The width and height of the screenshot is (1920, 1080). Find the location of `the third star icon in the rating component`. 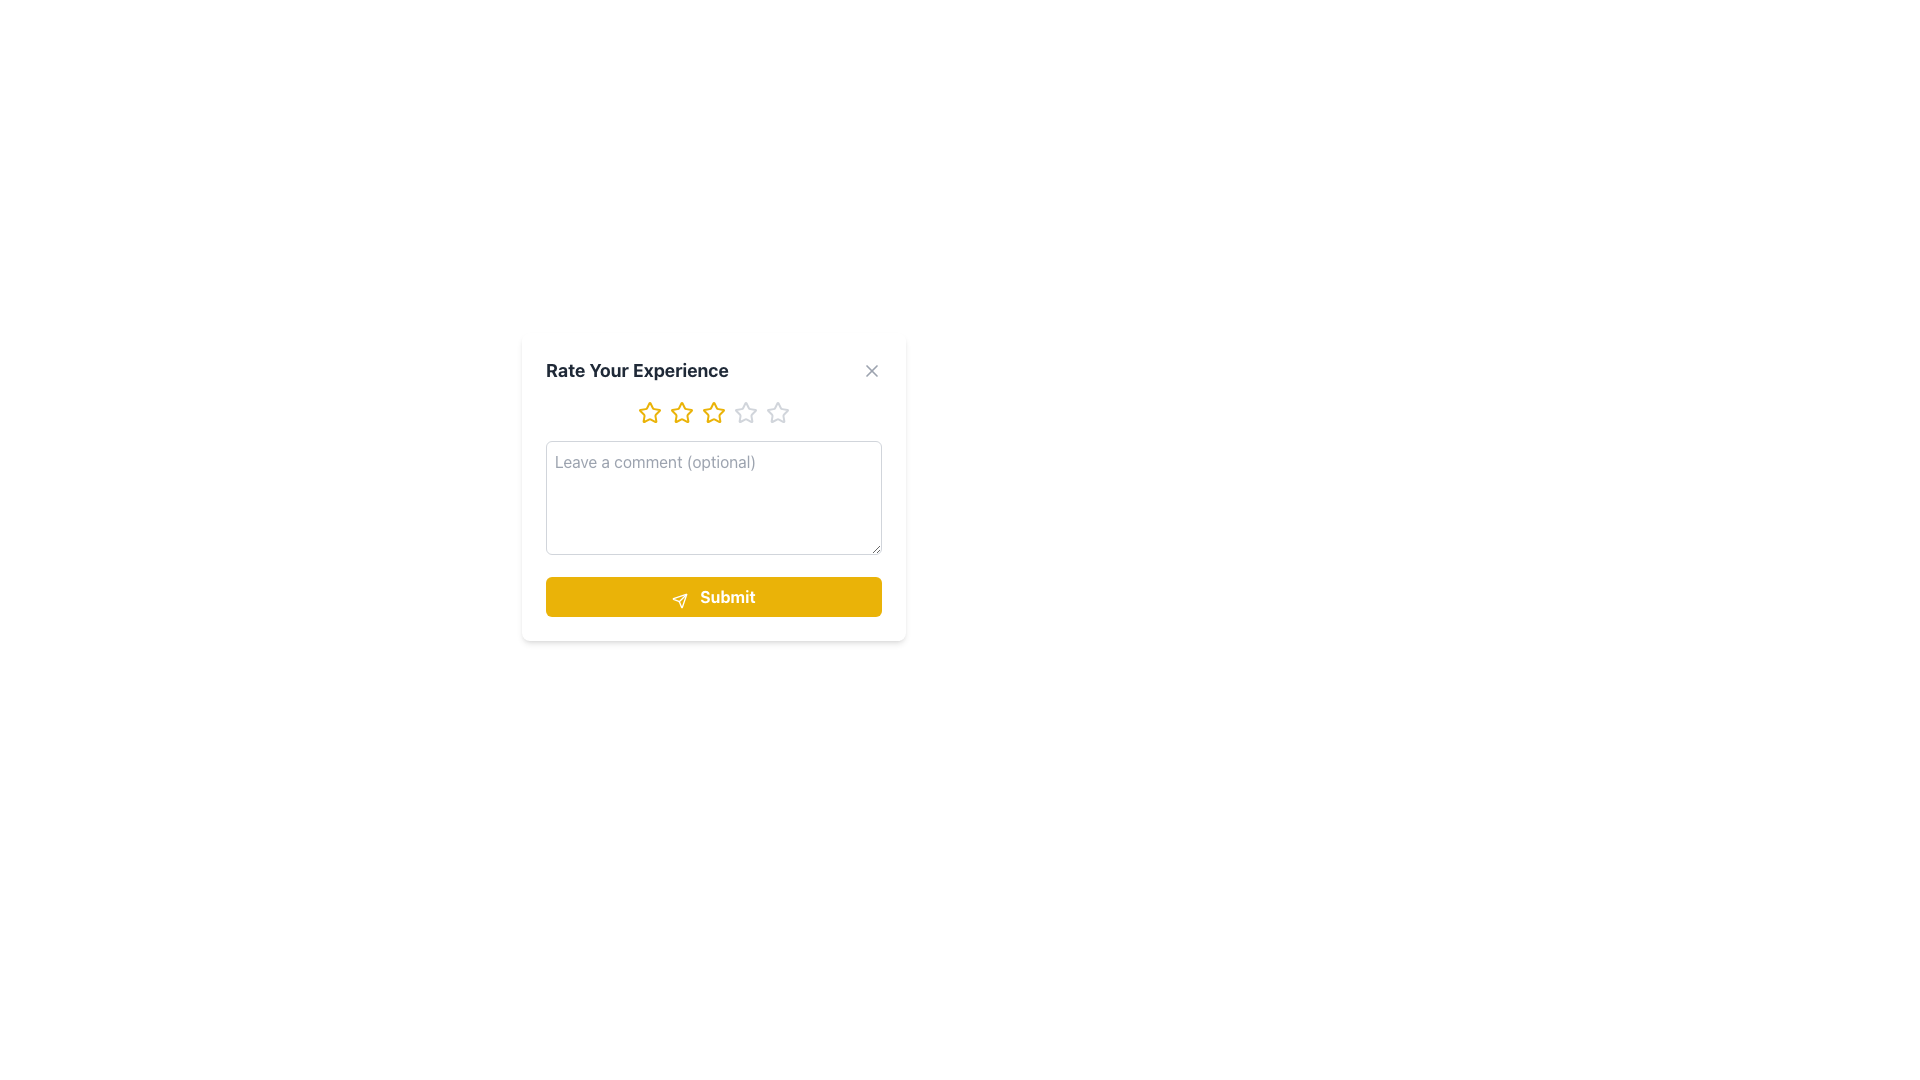

the third star icon in the rating component is located at coordinates (714, 411).